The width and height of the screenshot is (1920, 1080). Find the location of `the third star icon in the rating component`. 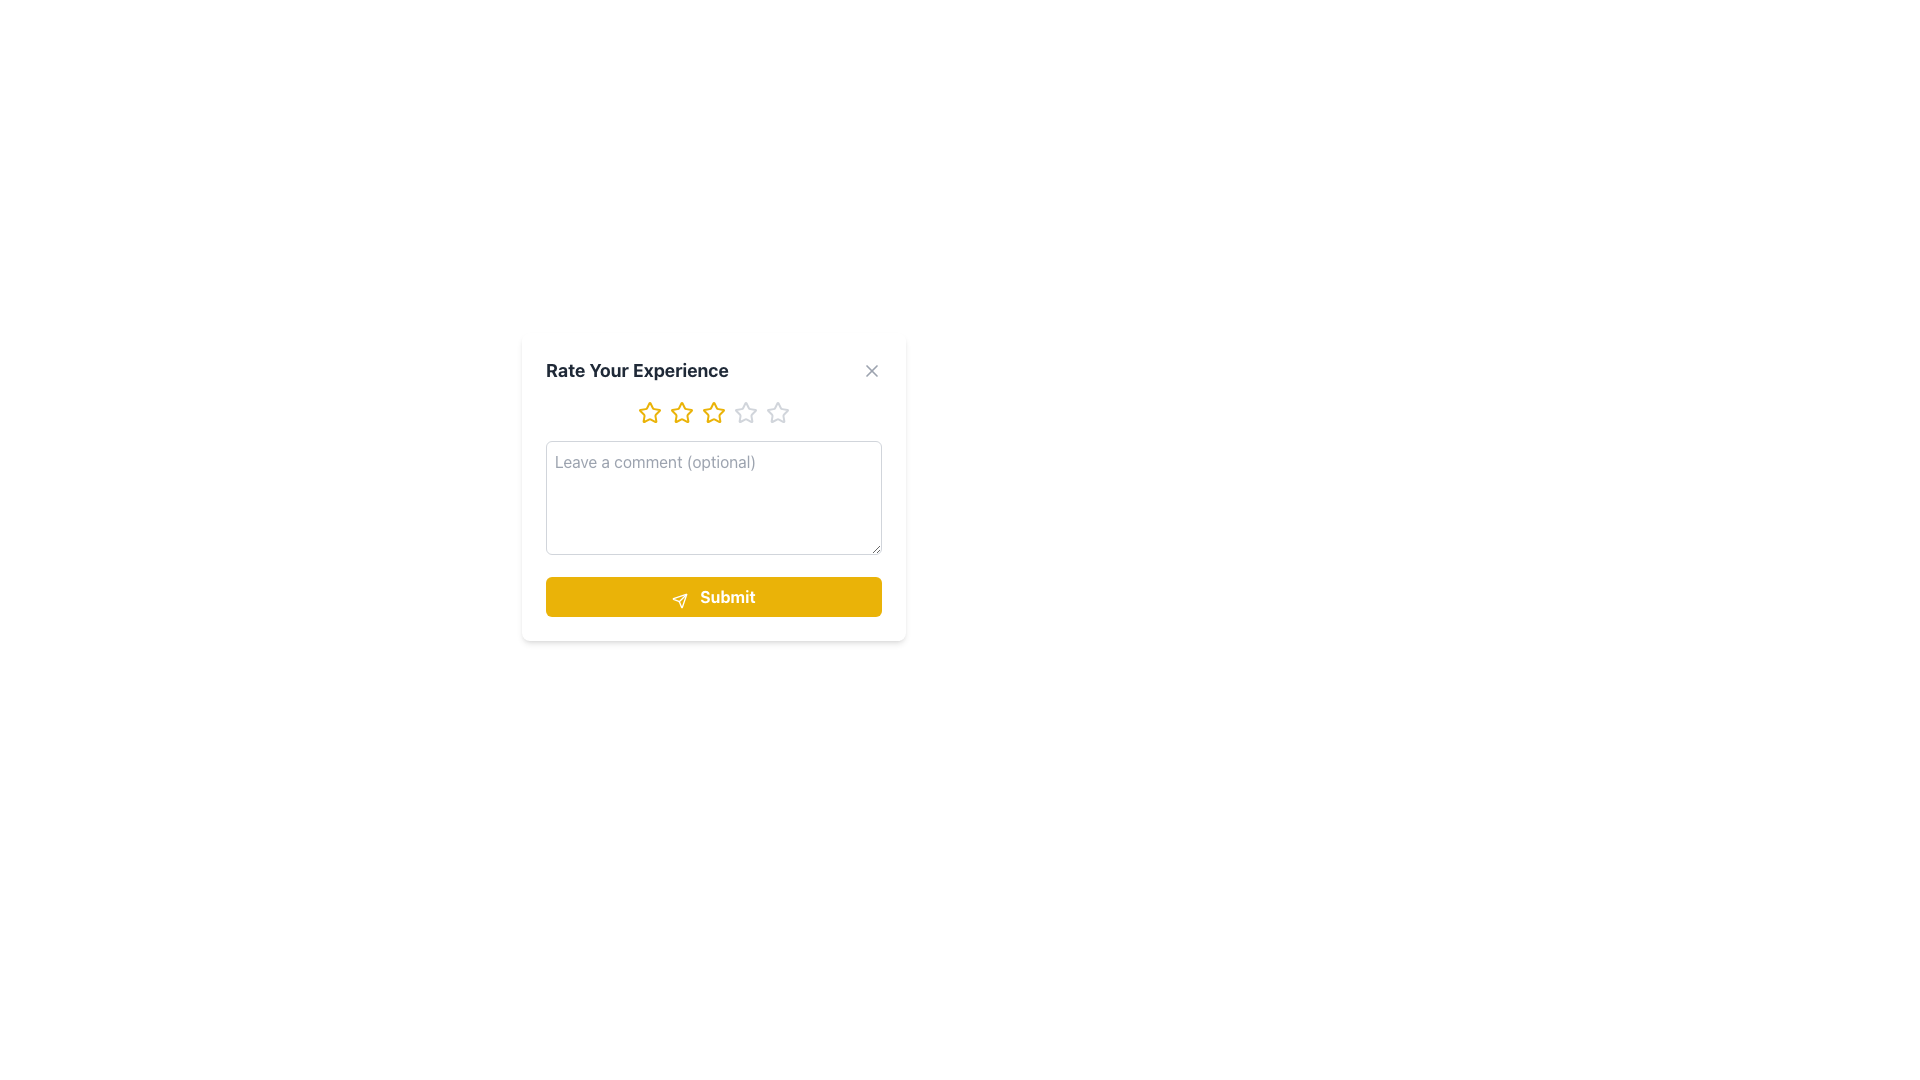

the third star icon in the rating component is located at coordinates (714, 411).